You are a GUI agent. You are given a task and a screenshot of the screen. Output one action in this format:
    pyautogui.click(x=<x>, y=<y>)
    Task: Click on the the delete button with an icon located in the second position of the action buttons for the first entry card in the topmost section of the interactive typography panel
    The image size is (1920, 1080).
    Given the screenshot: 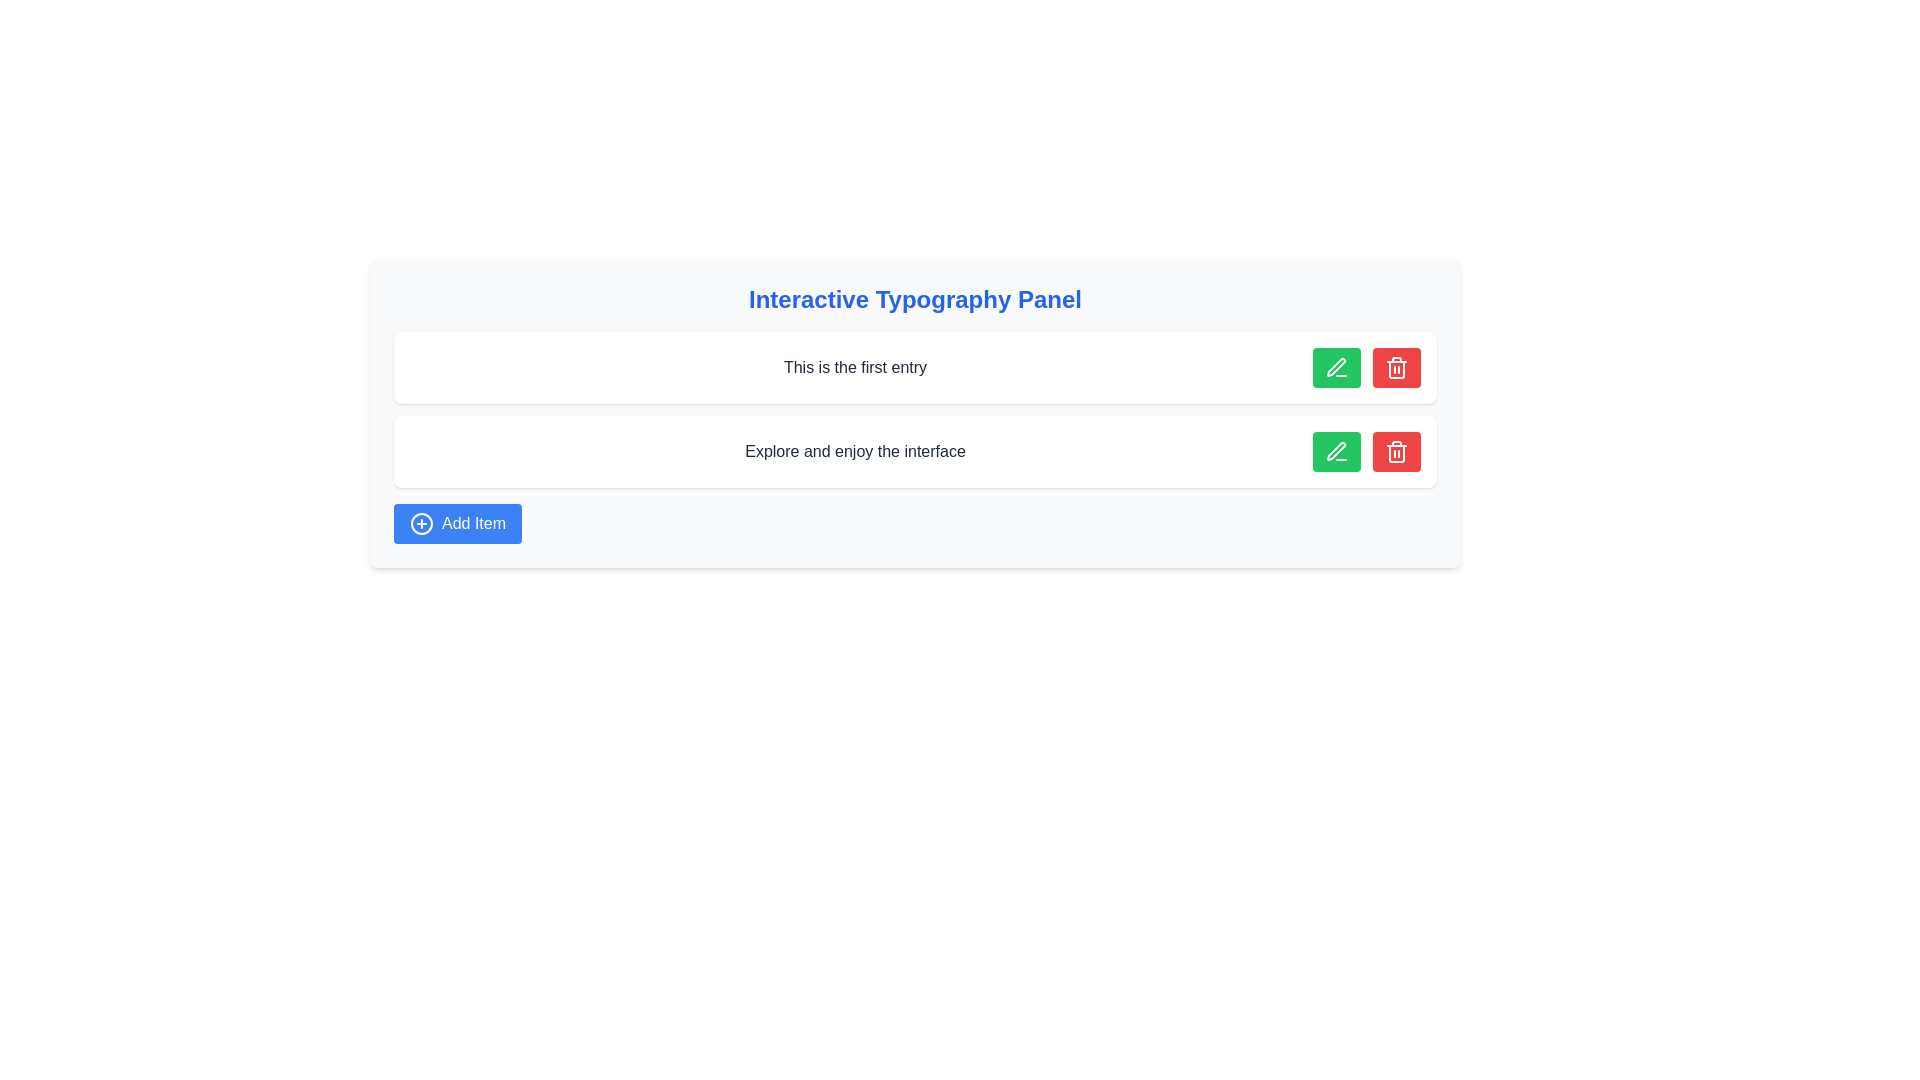 What is the action you would take?
    pyautogui.click(x=1395, y=367)
    